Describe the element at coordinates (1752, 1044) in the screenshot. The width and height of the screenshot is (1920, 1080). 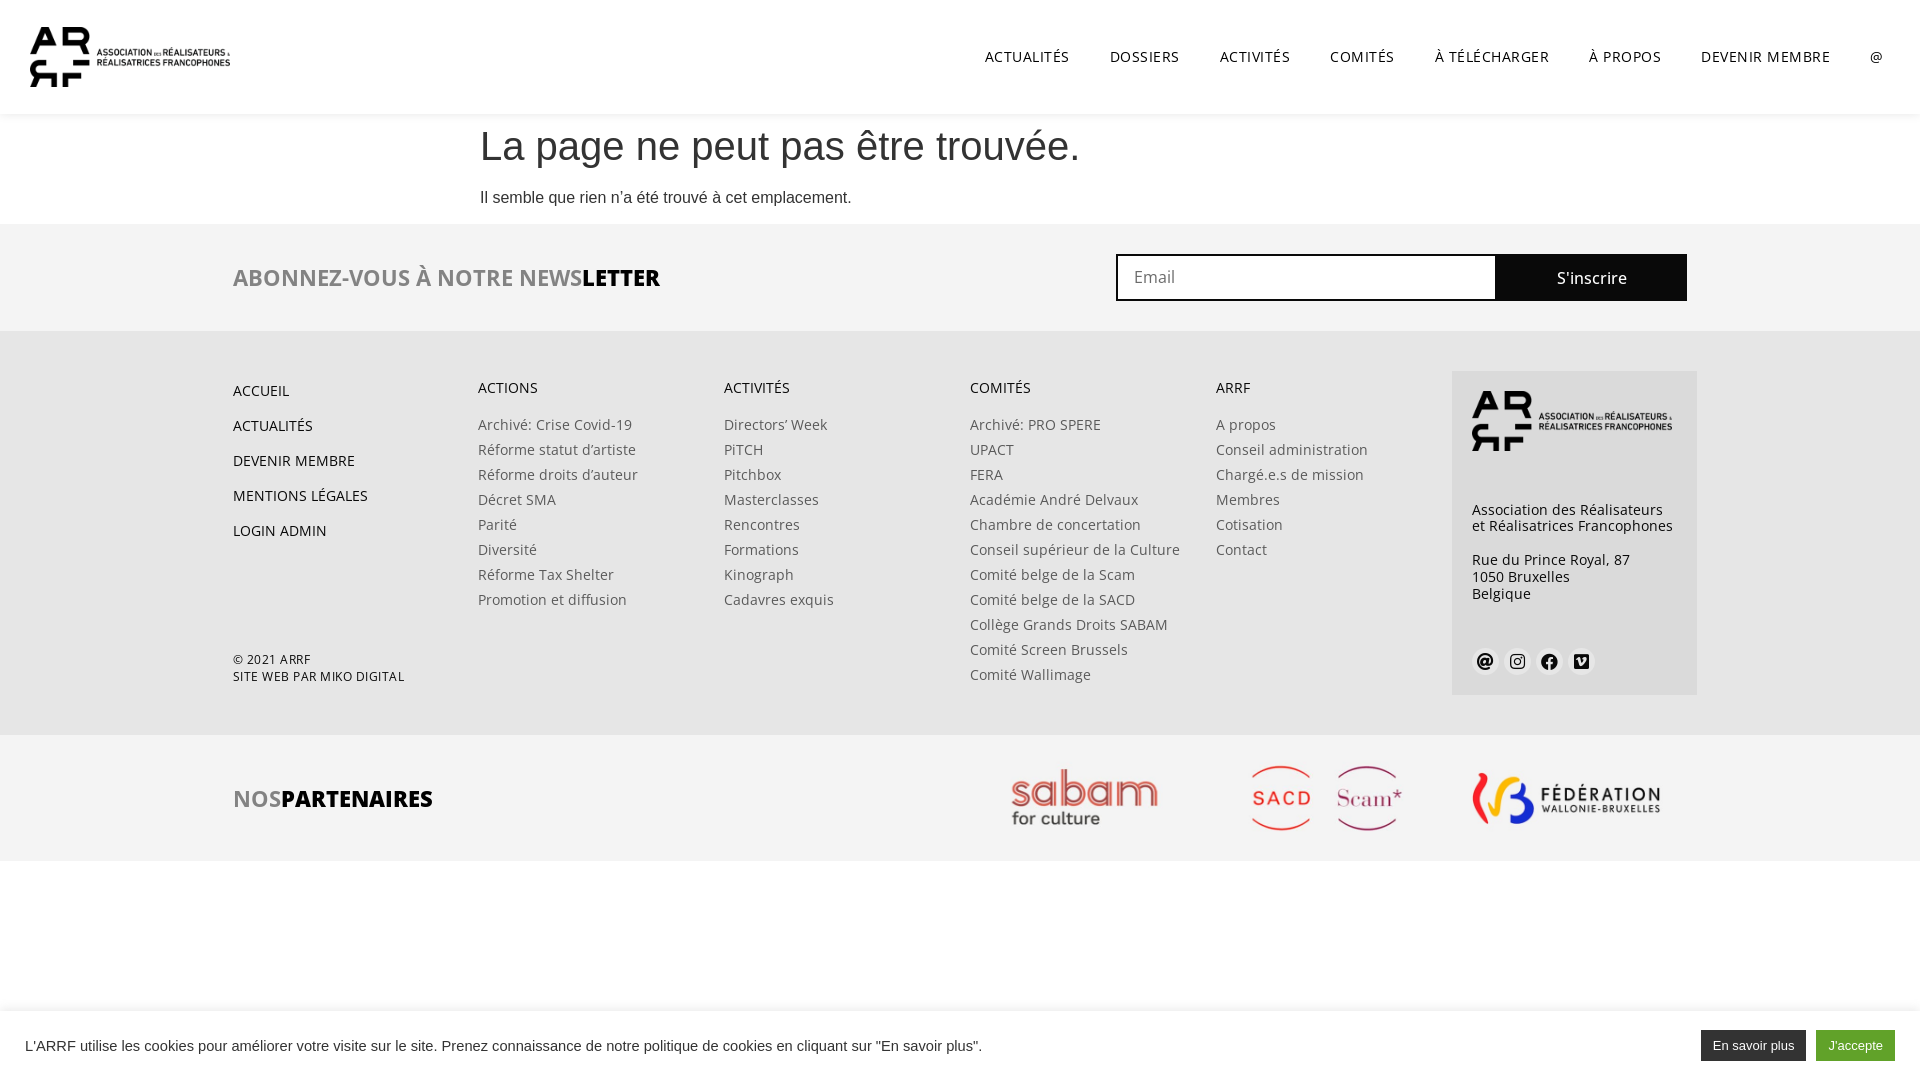
I see `'En savoir plus'` at that location.